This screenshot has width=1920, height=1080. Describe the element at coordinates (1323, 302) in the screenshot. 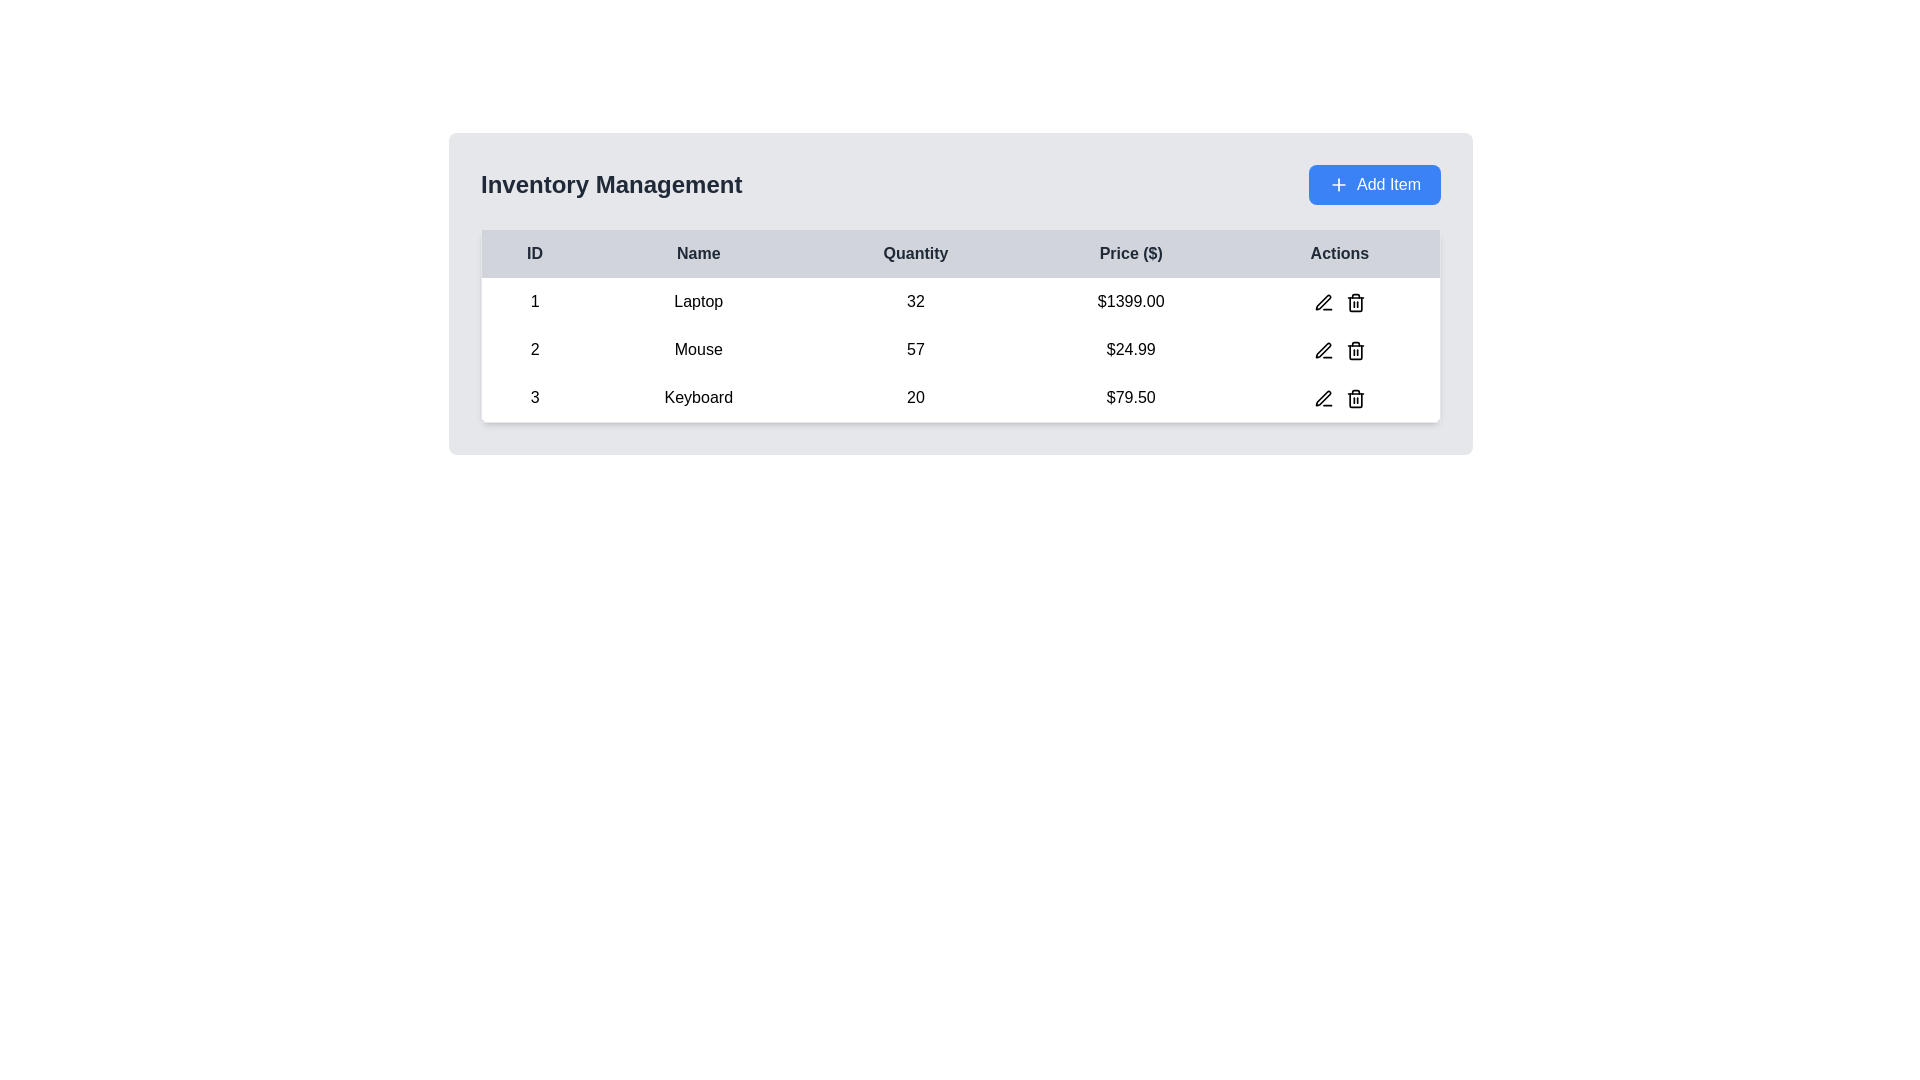

I see `the pen icon located in the first row of the 'Actions' column` at that location.